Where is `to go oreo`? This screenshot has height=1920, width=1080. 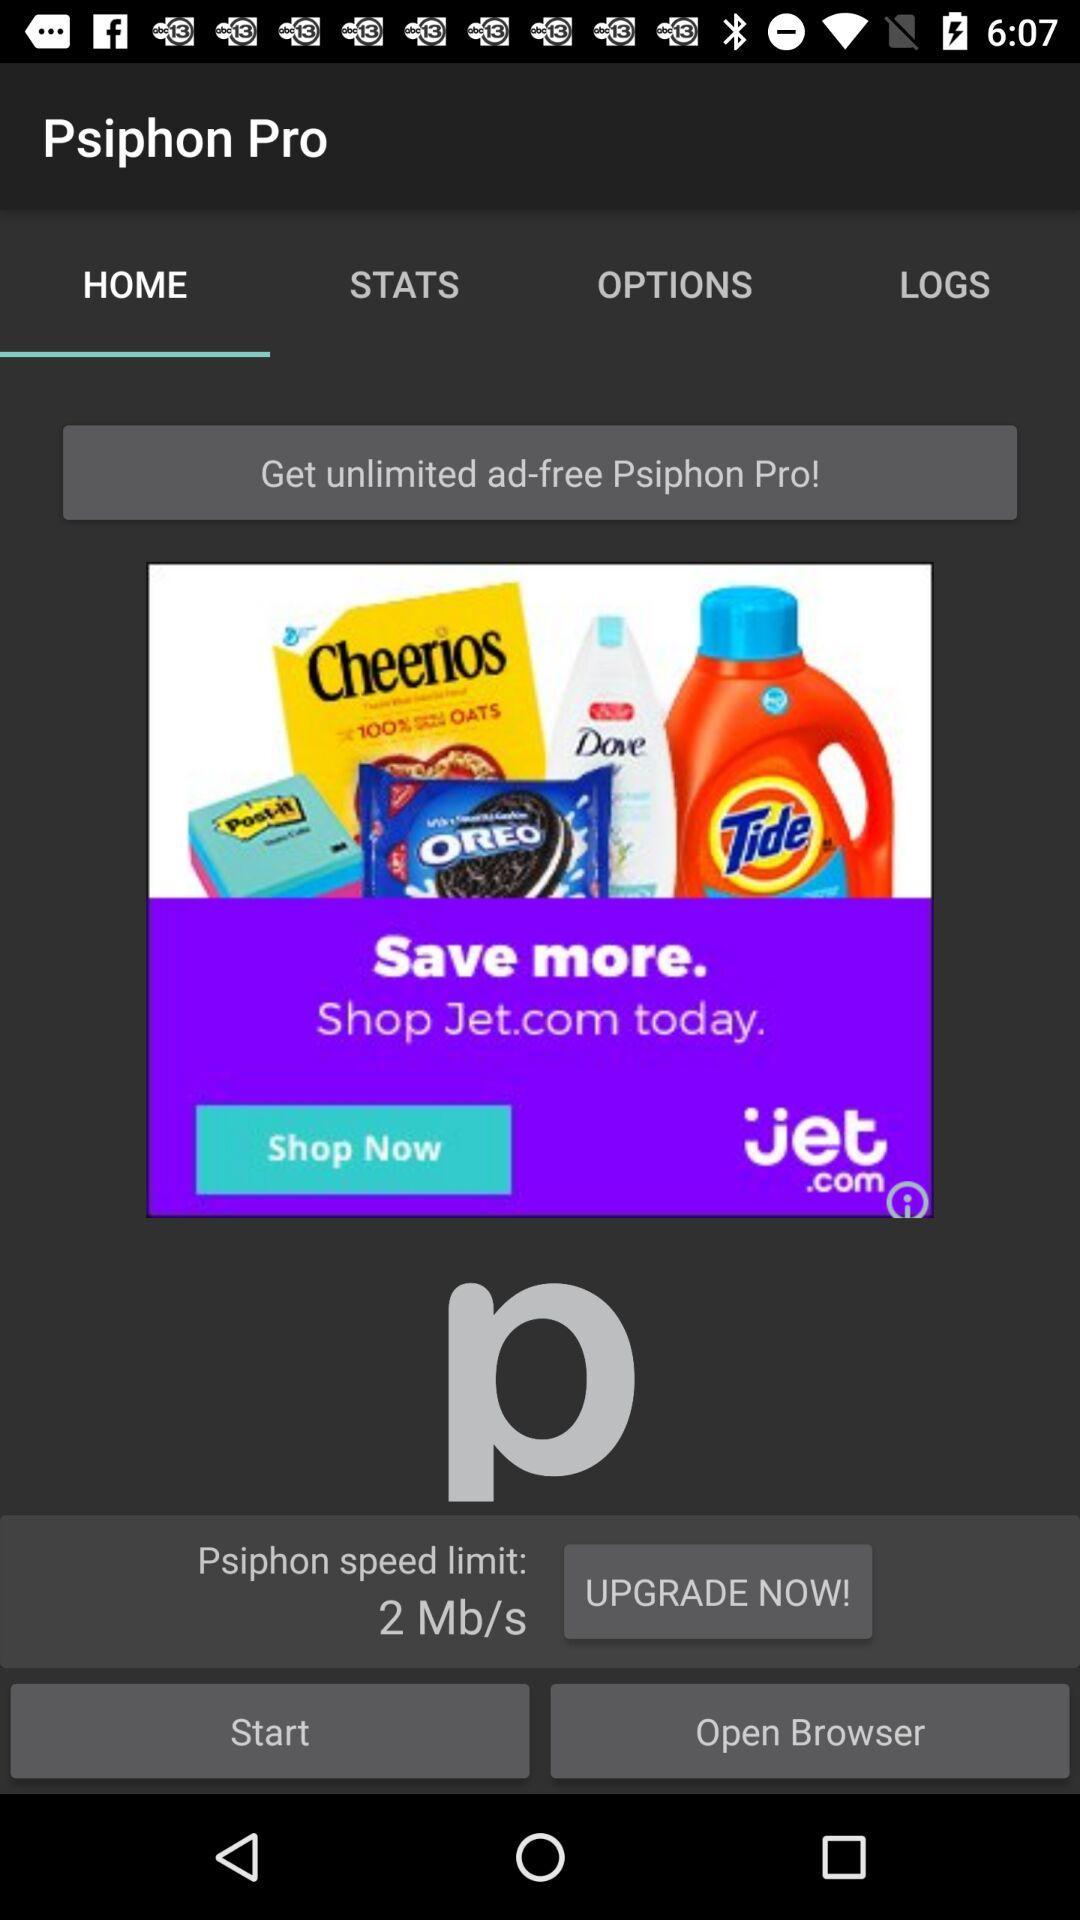 to go oreo is located at coordinates (540, 888).